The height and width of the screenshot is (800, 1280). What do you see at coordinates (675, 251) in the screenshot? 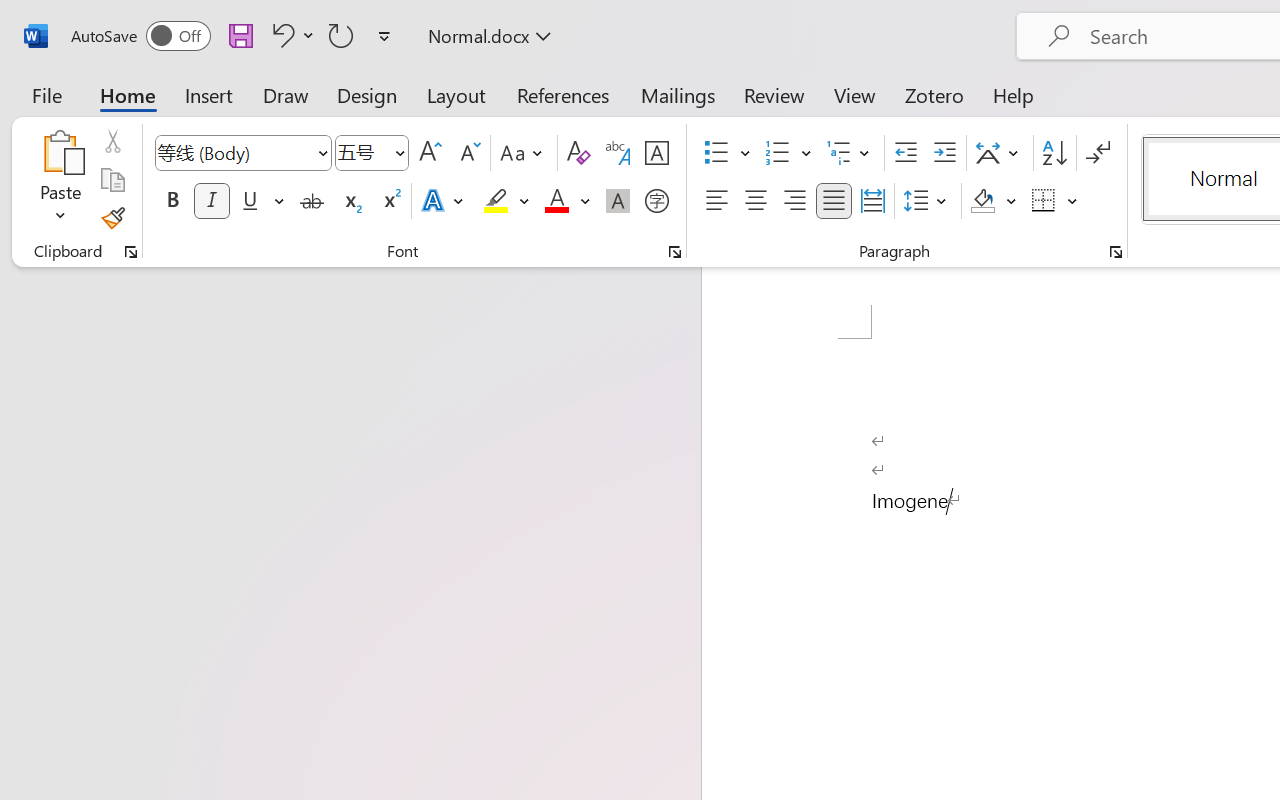
I see `'Font...'` at bounding box center [675, 251].